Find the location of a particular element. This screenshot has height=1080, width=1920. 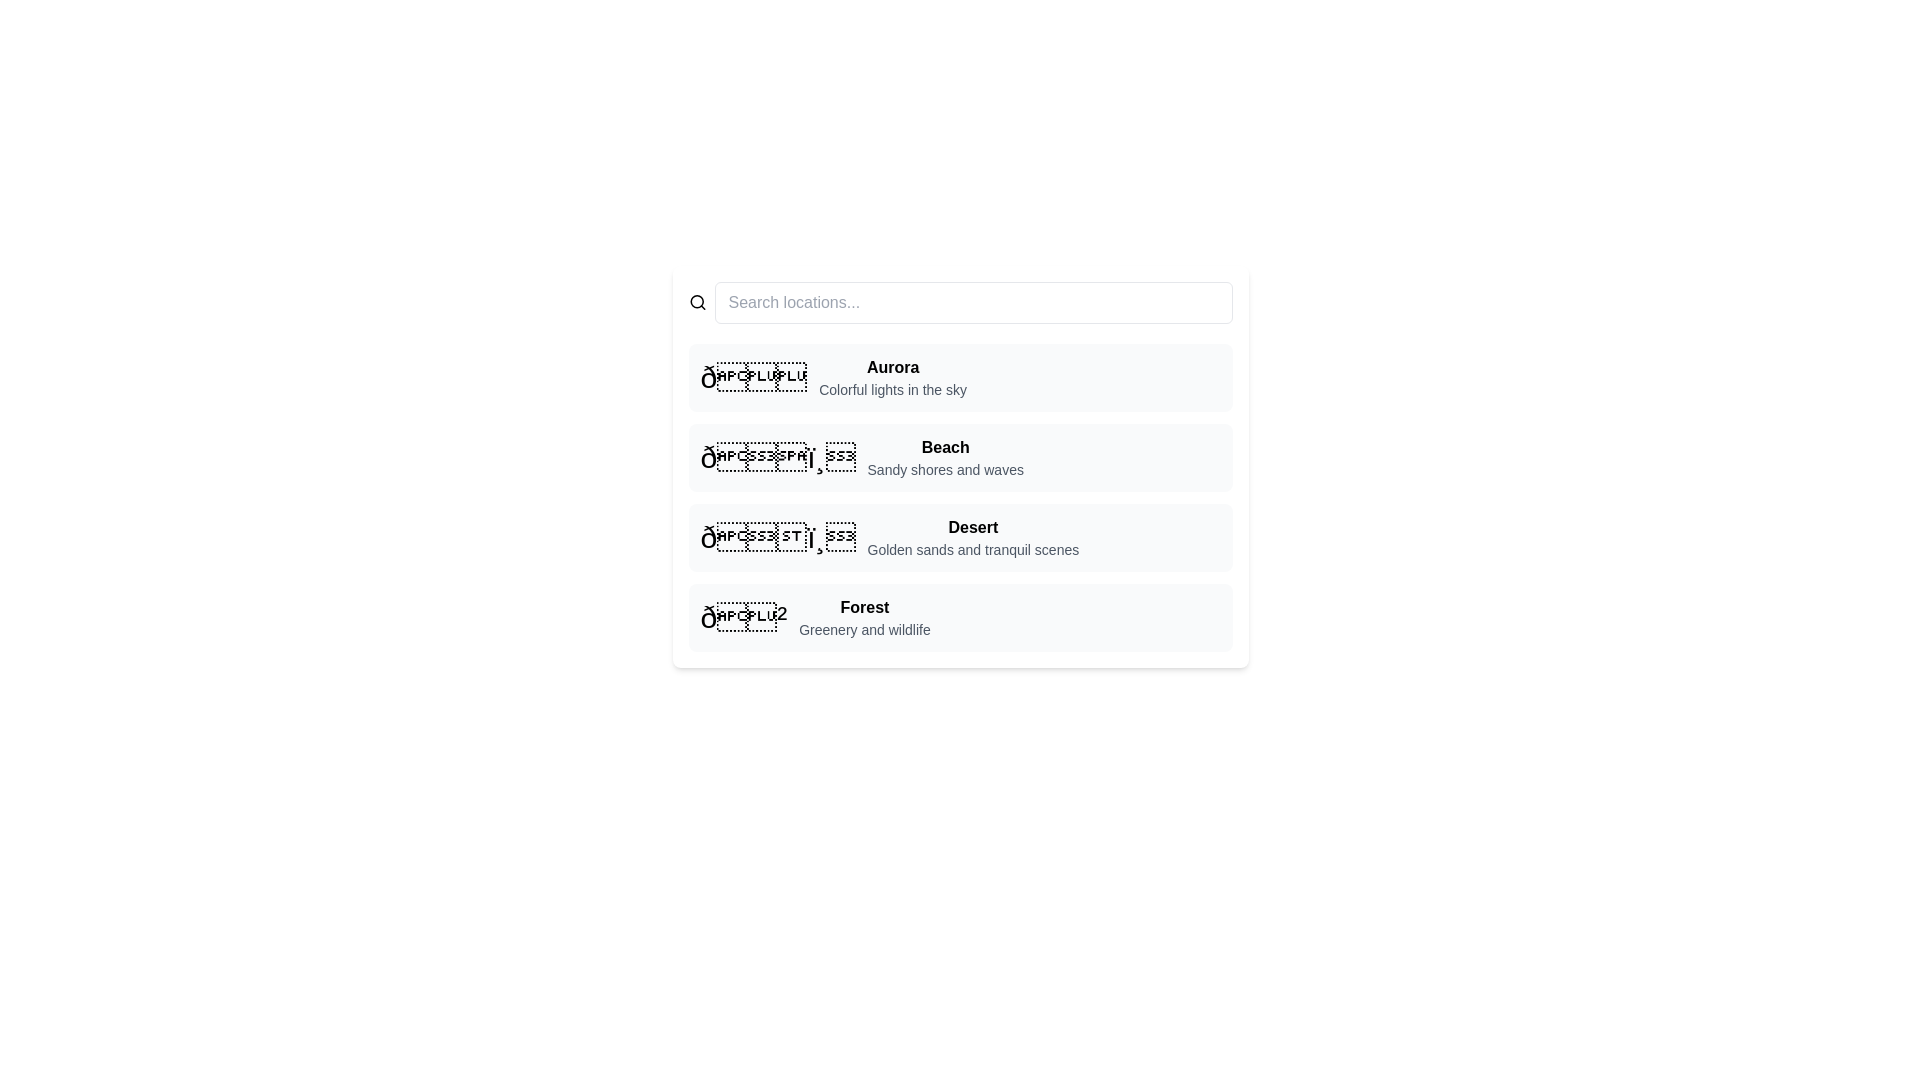

the selectable list item labeled 'Forest', which features a tree emoji on the left and is the last item in the list is located at coordinates (960, 616).